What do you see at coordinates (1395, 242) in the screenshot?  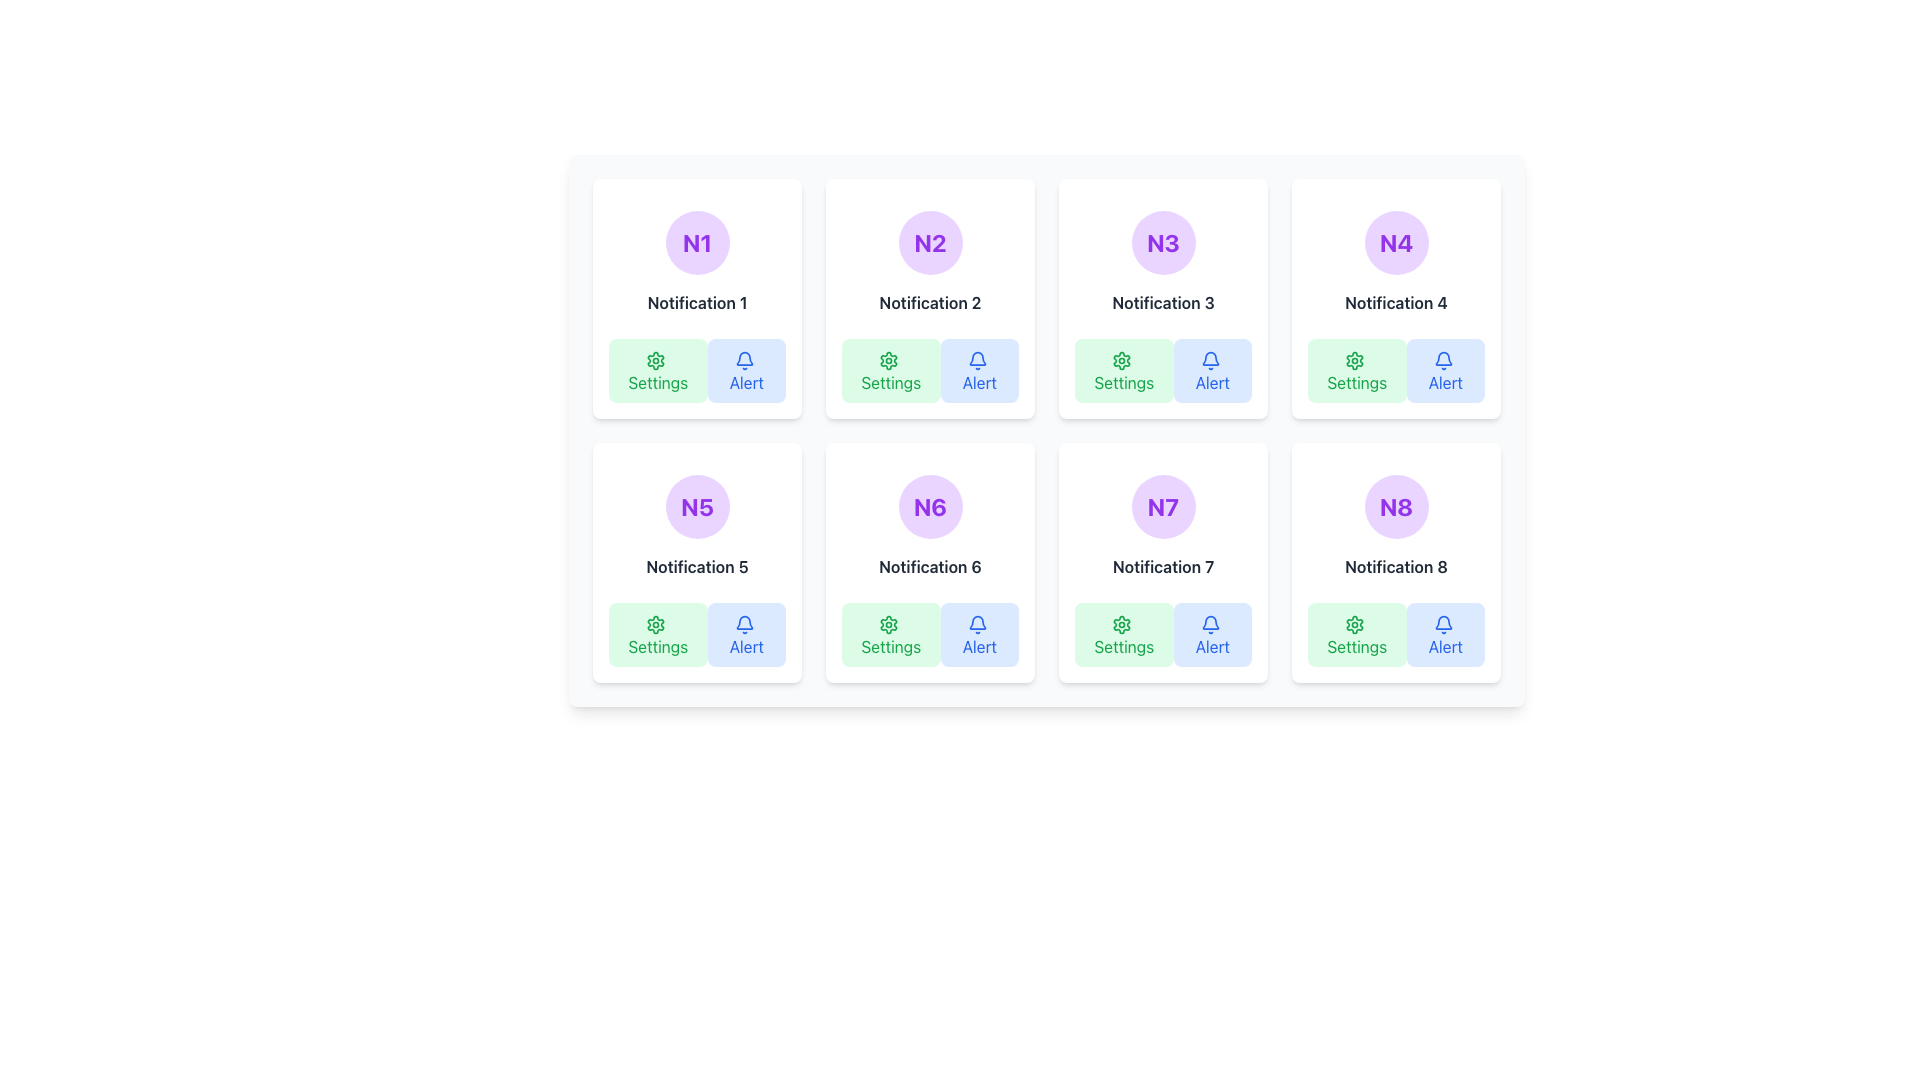 I see `the circular icon containing the text 'N4', which is part of the 'Notification 4' card in the top row and fourth column of the grid layout` at bounding box center [1395, 242].